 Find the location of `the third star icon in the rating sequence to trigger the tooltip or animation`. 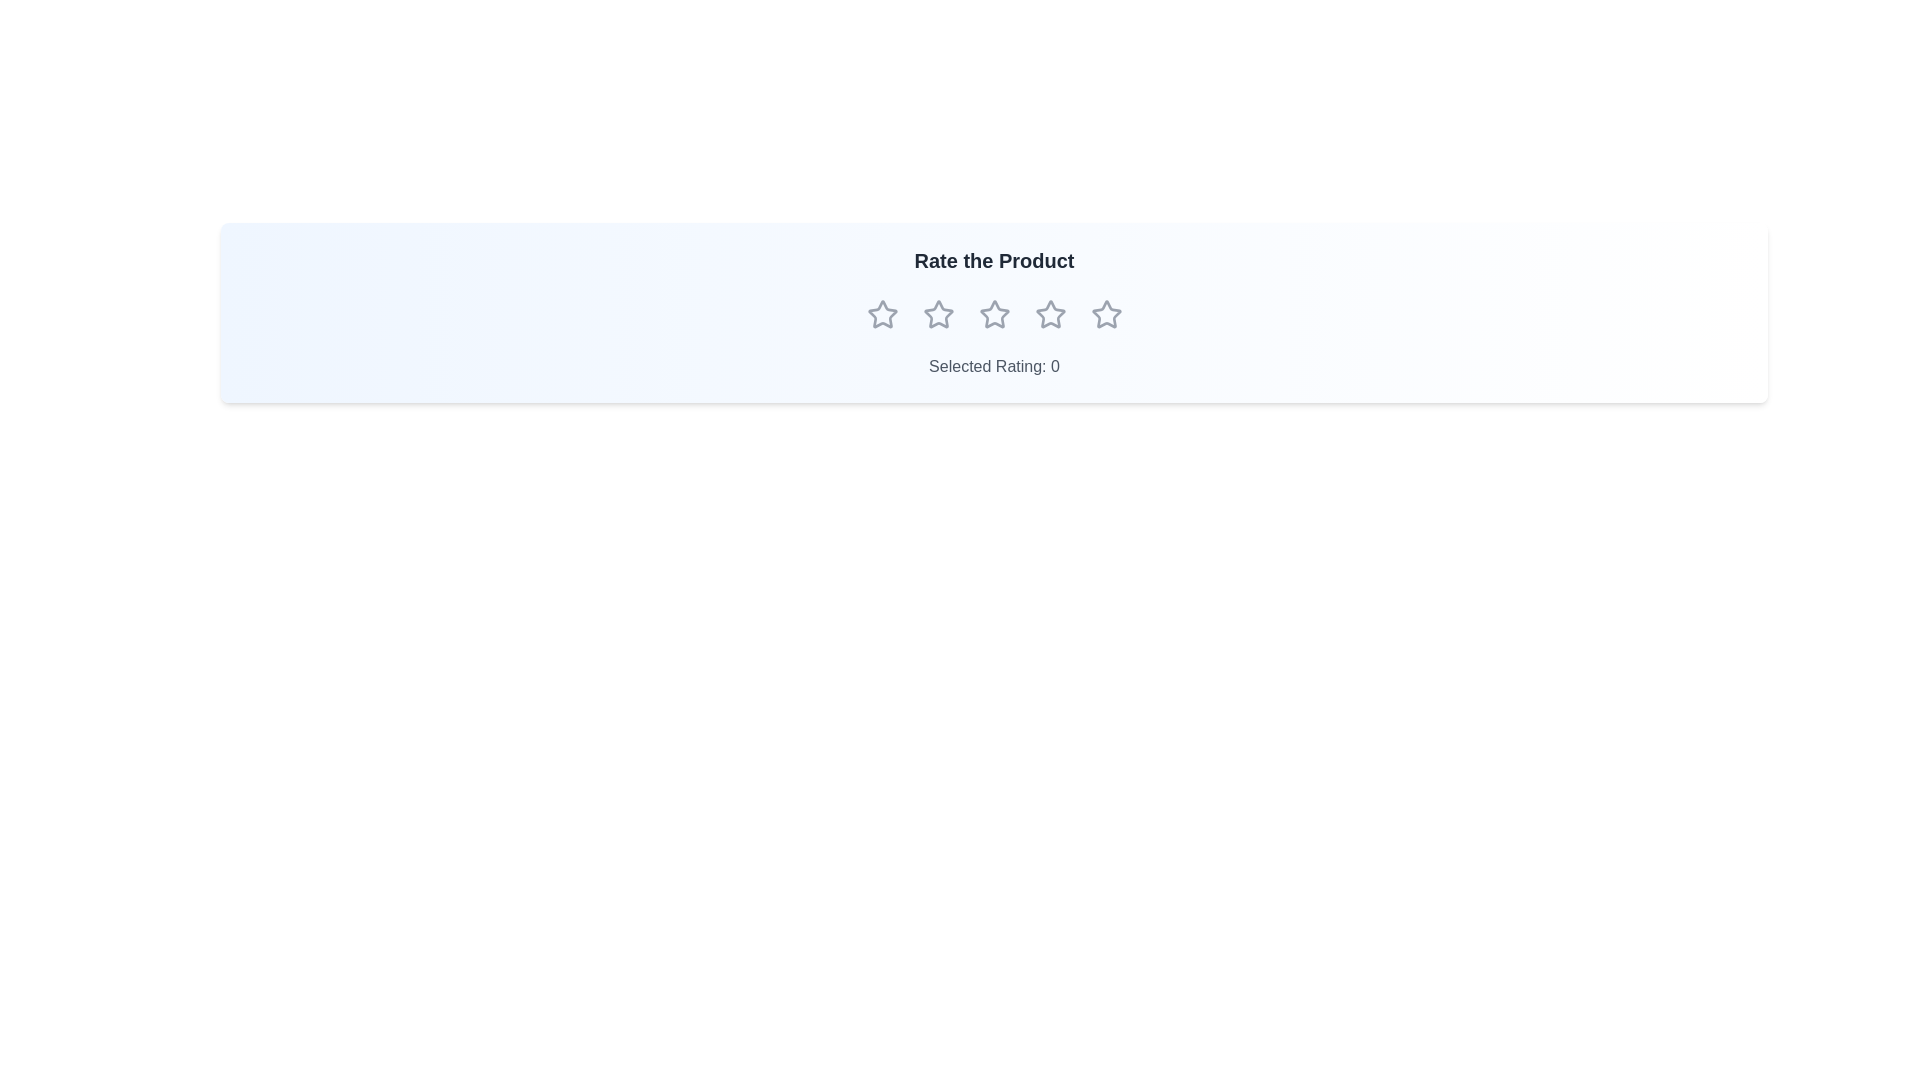

the third star icon in the rating sequence to trigger the tooltip or animation is located at coordinates (994, 315).